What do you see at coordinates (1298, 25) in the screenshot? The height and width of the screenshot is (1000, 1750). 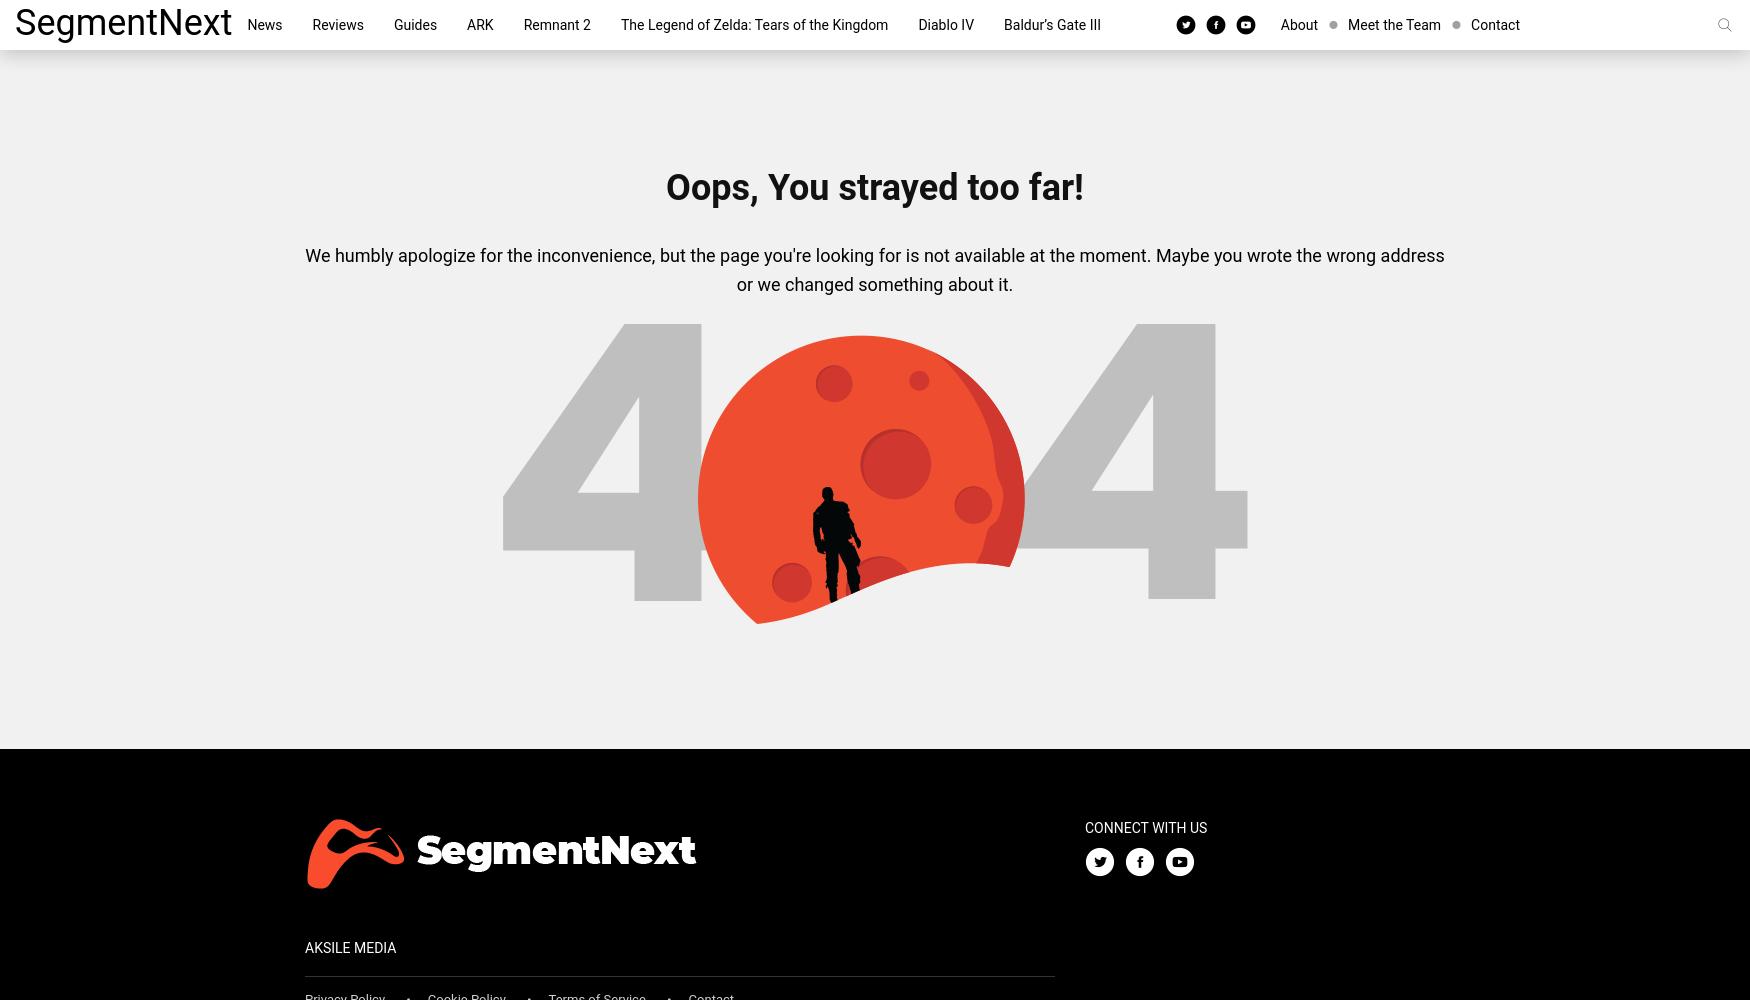 I see `'About'` at bounding box center [1298, 25].